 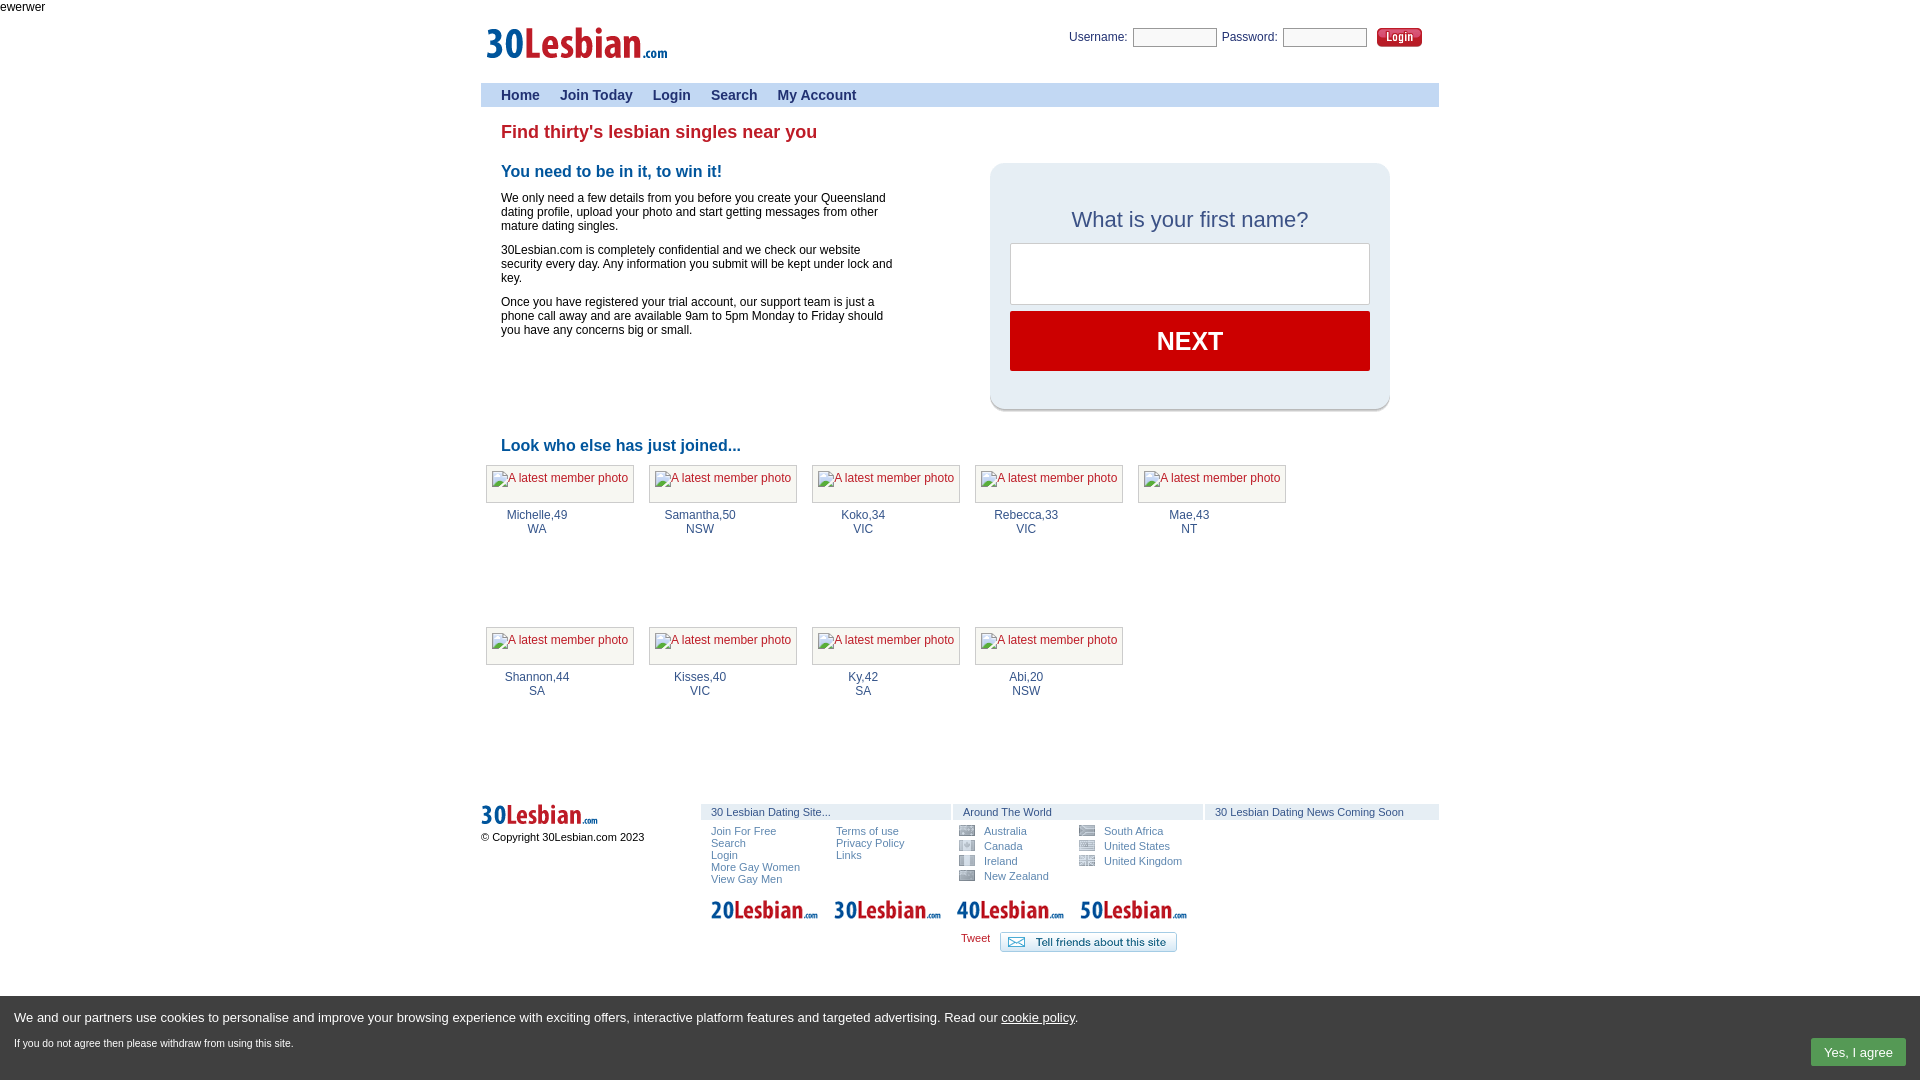 What do you see at coordinates (885, 483) in the screenshot?
I see `'Koko, 34 from Flinders Lane, VIC'` at bounding box center [885, 483].